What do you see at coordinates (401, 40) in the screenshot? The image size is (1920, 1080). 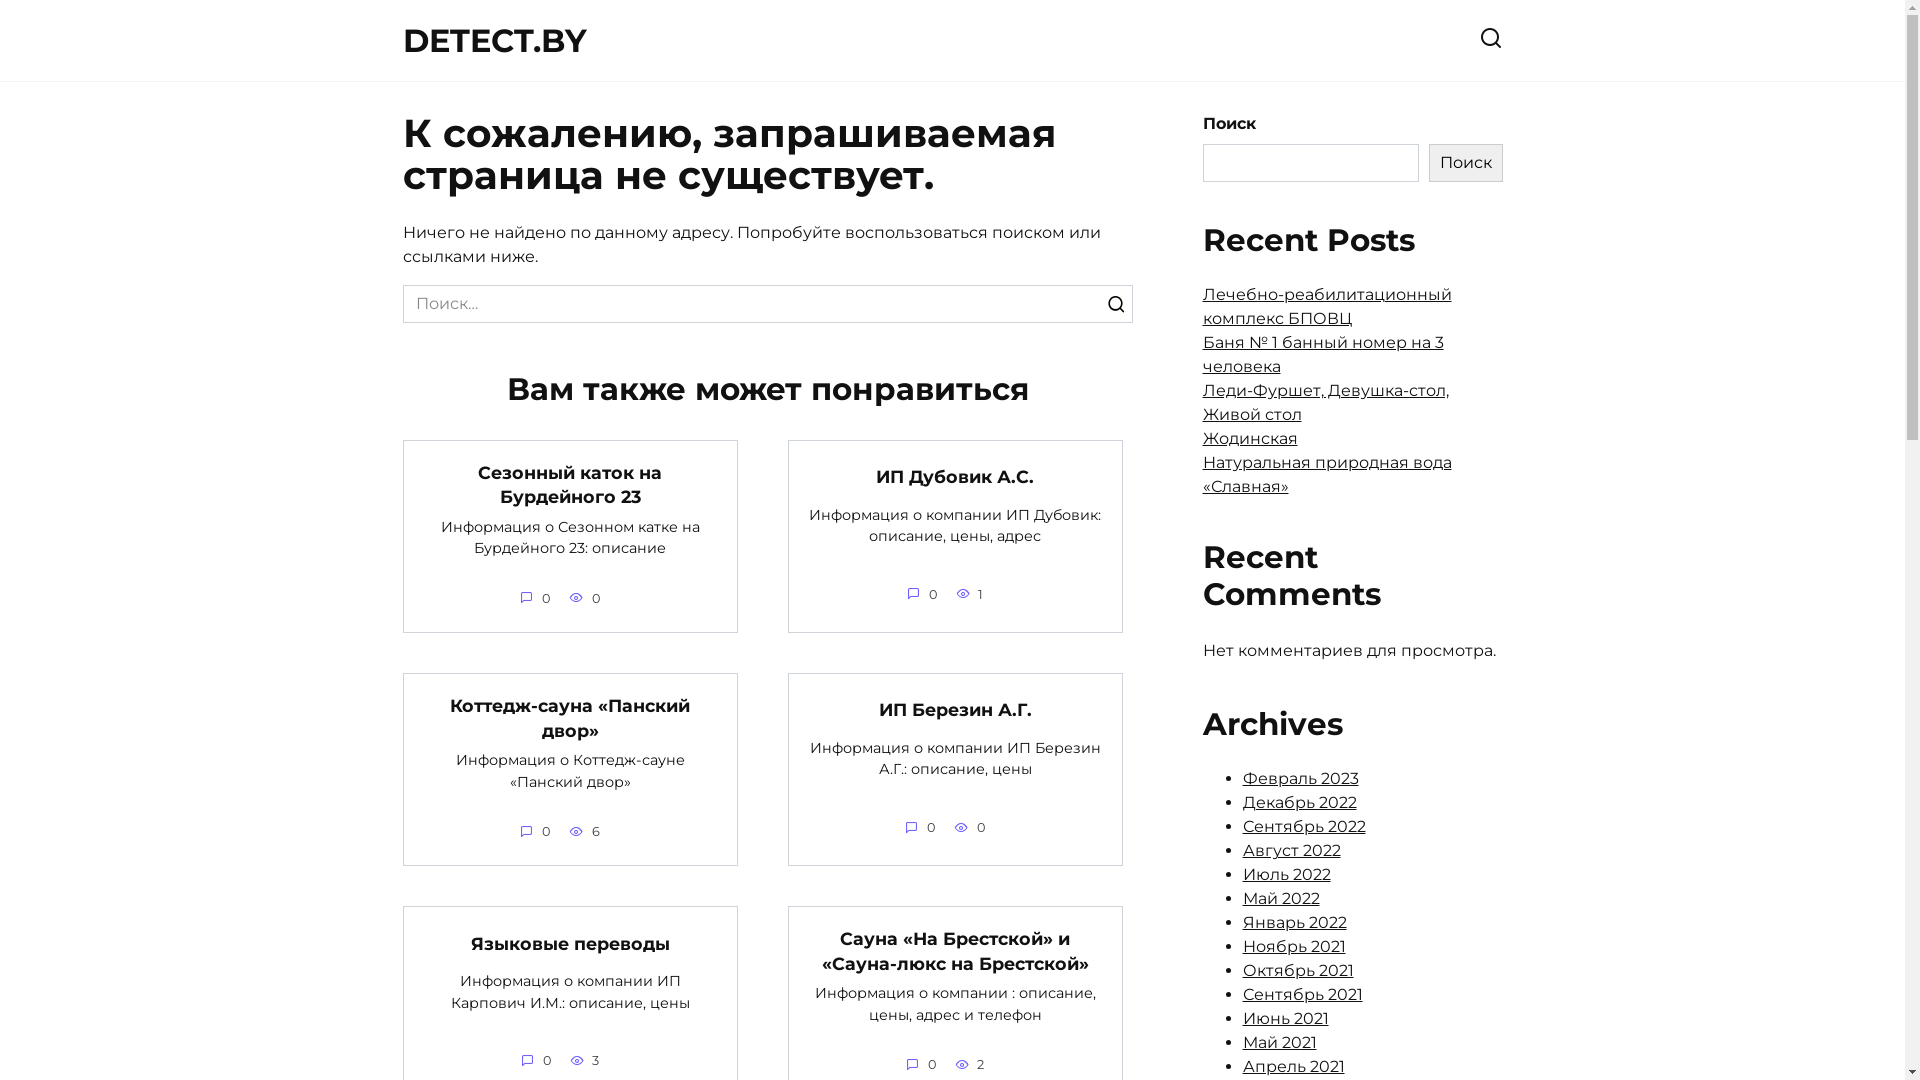 I see `'DETECT.BY'` at bounding box center [401, 40].